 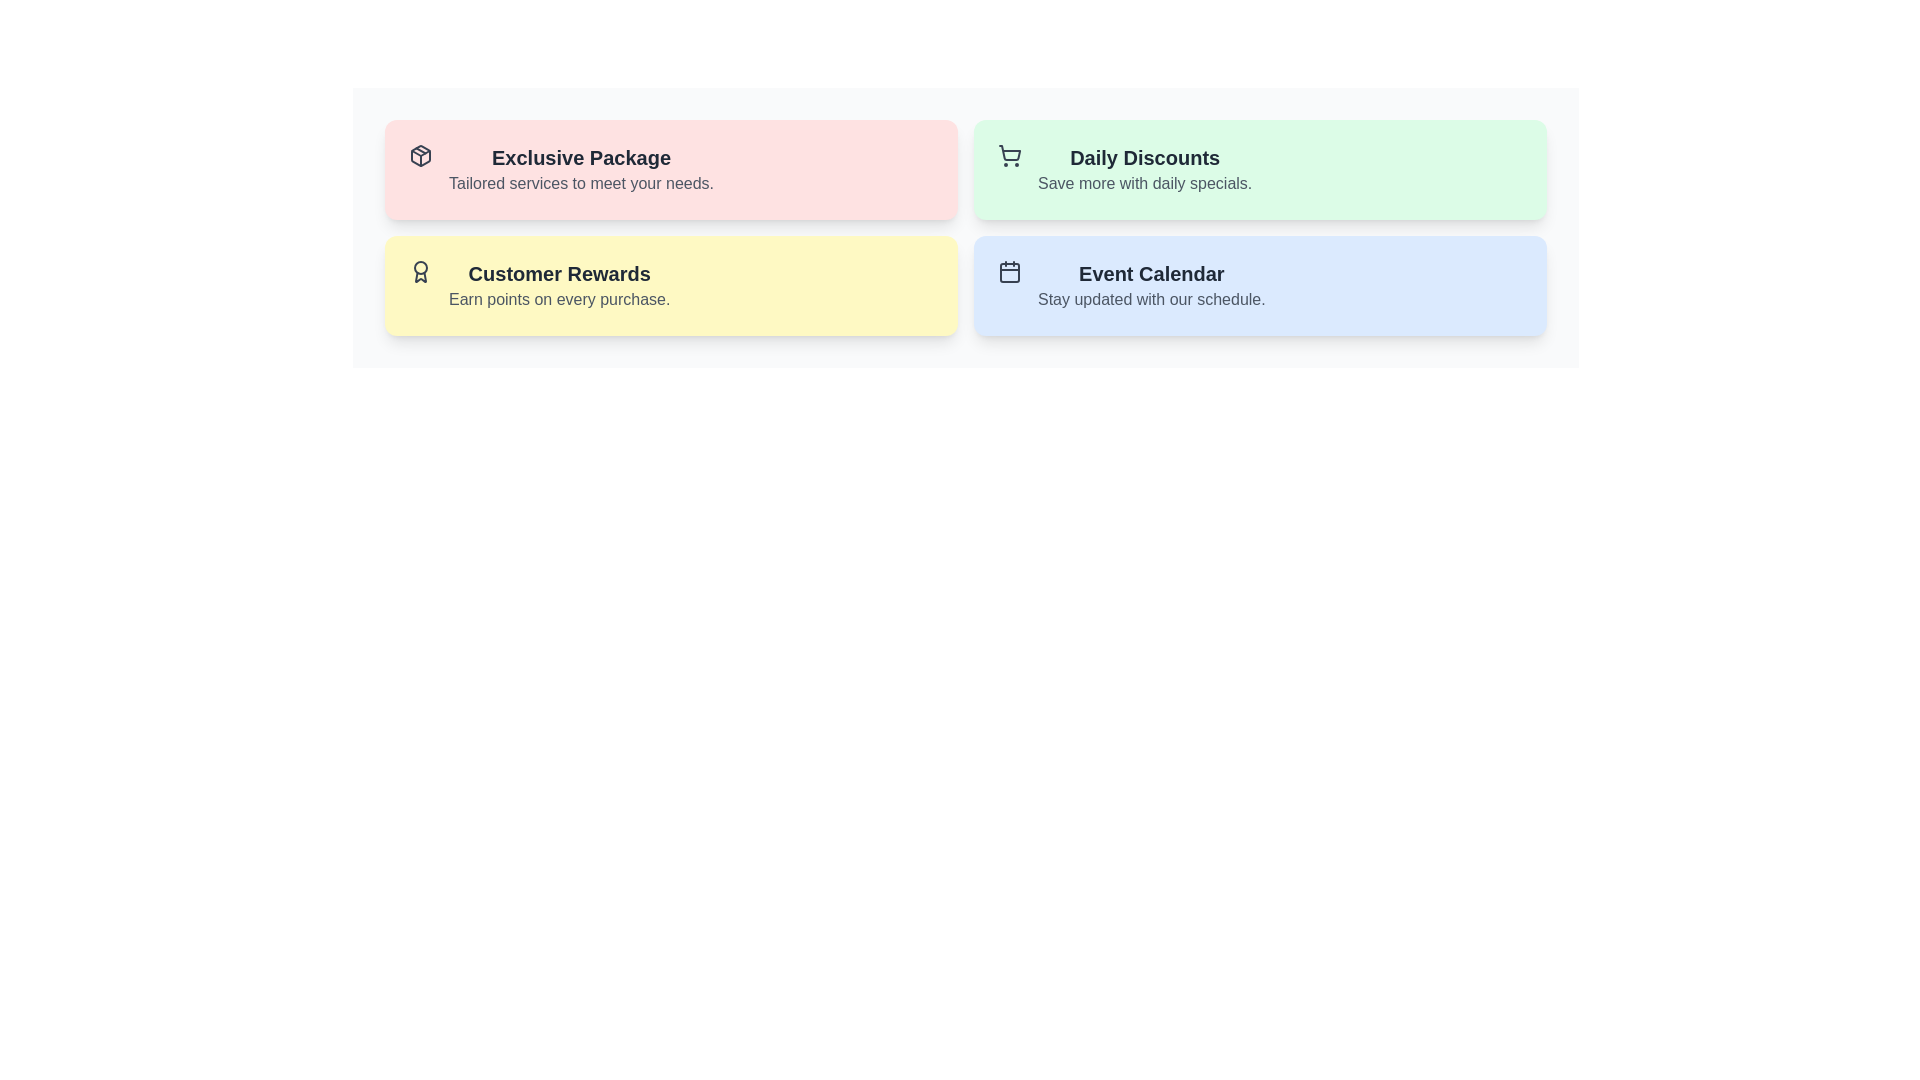 What do you see at coordinates (1151, 273) in the screenshot?
I see `the 'Event Calendar' text label` at bounding box center [1151, 273].